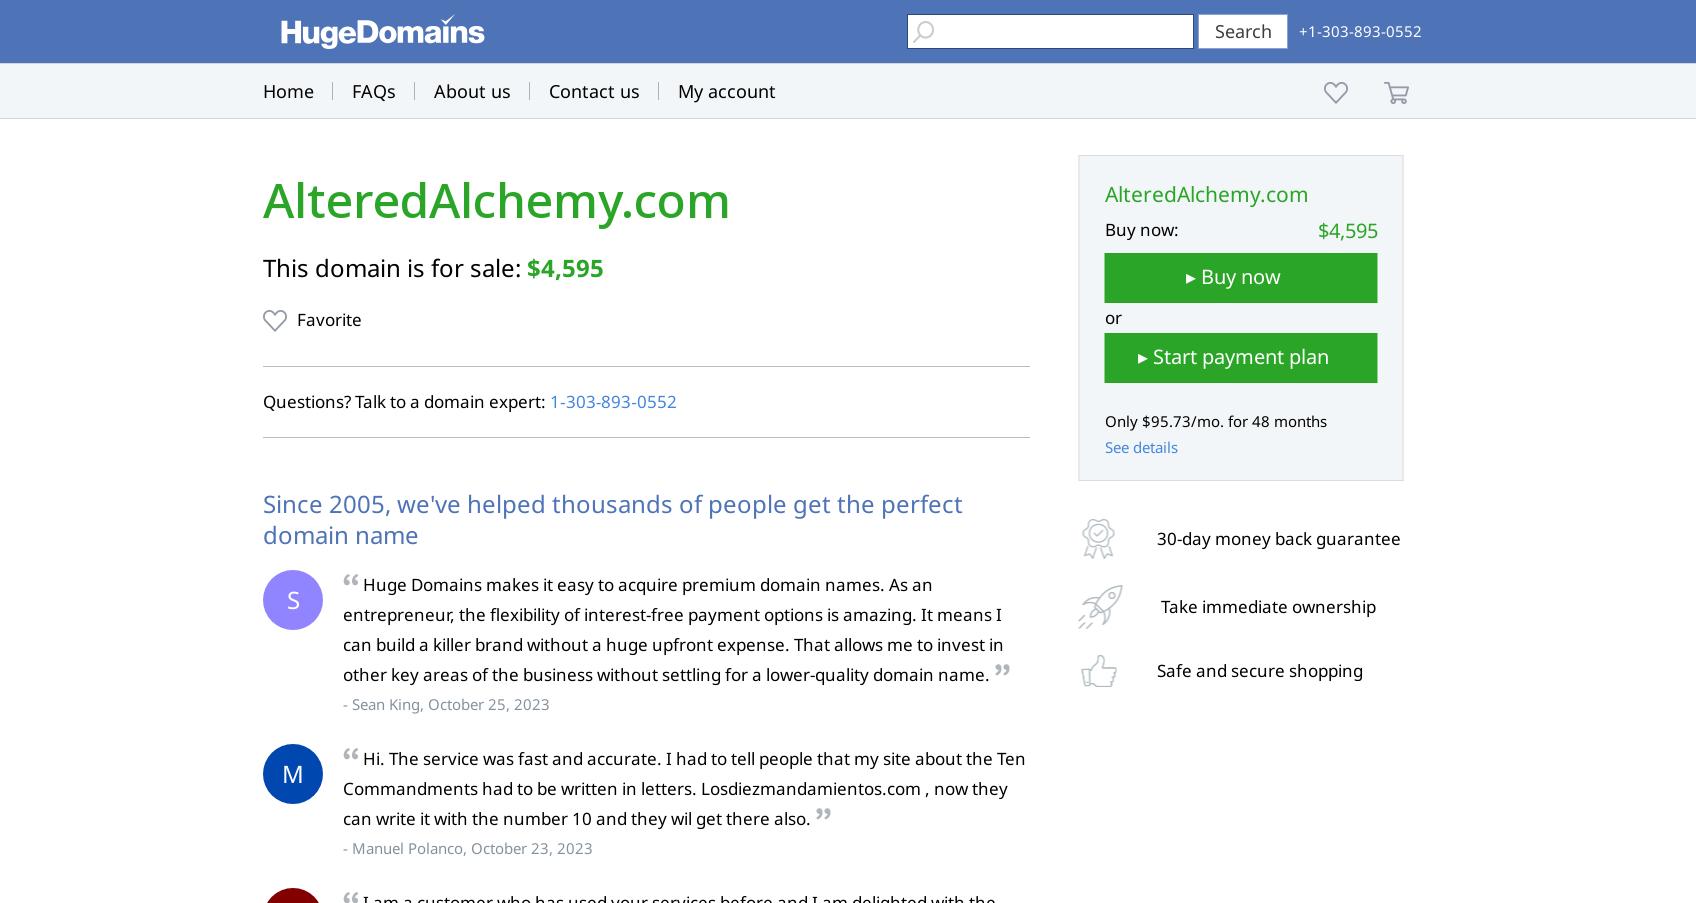  I want to click on 'Since 2005, we've helped thousands of people get the perfect domain name', so click(612, 517).